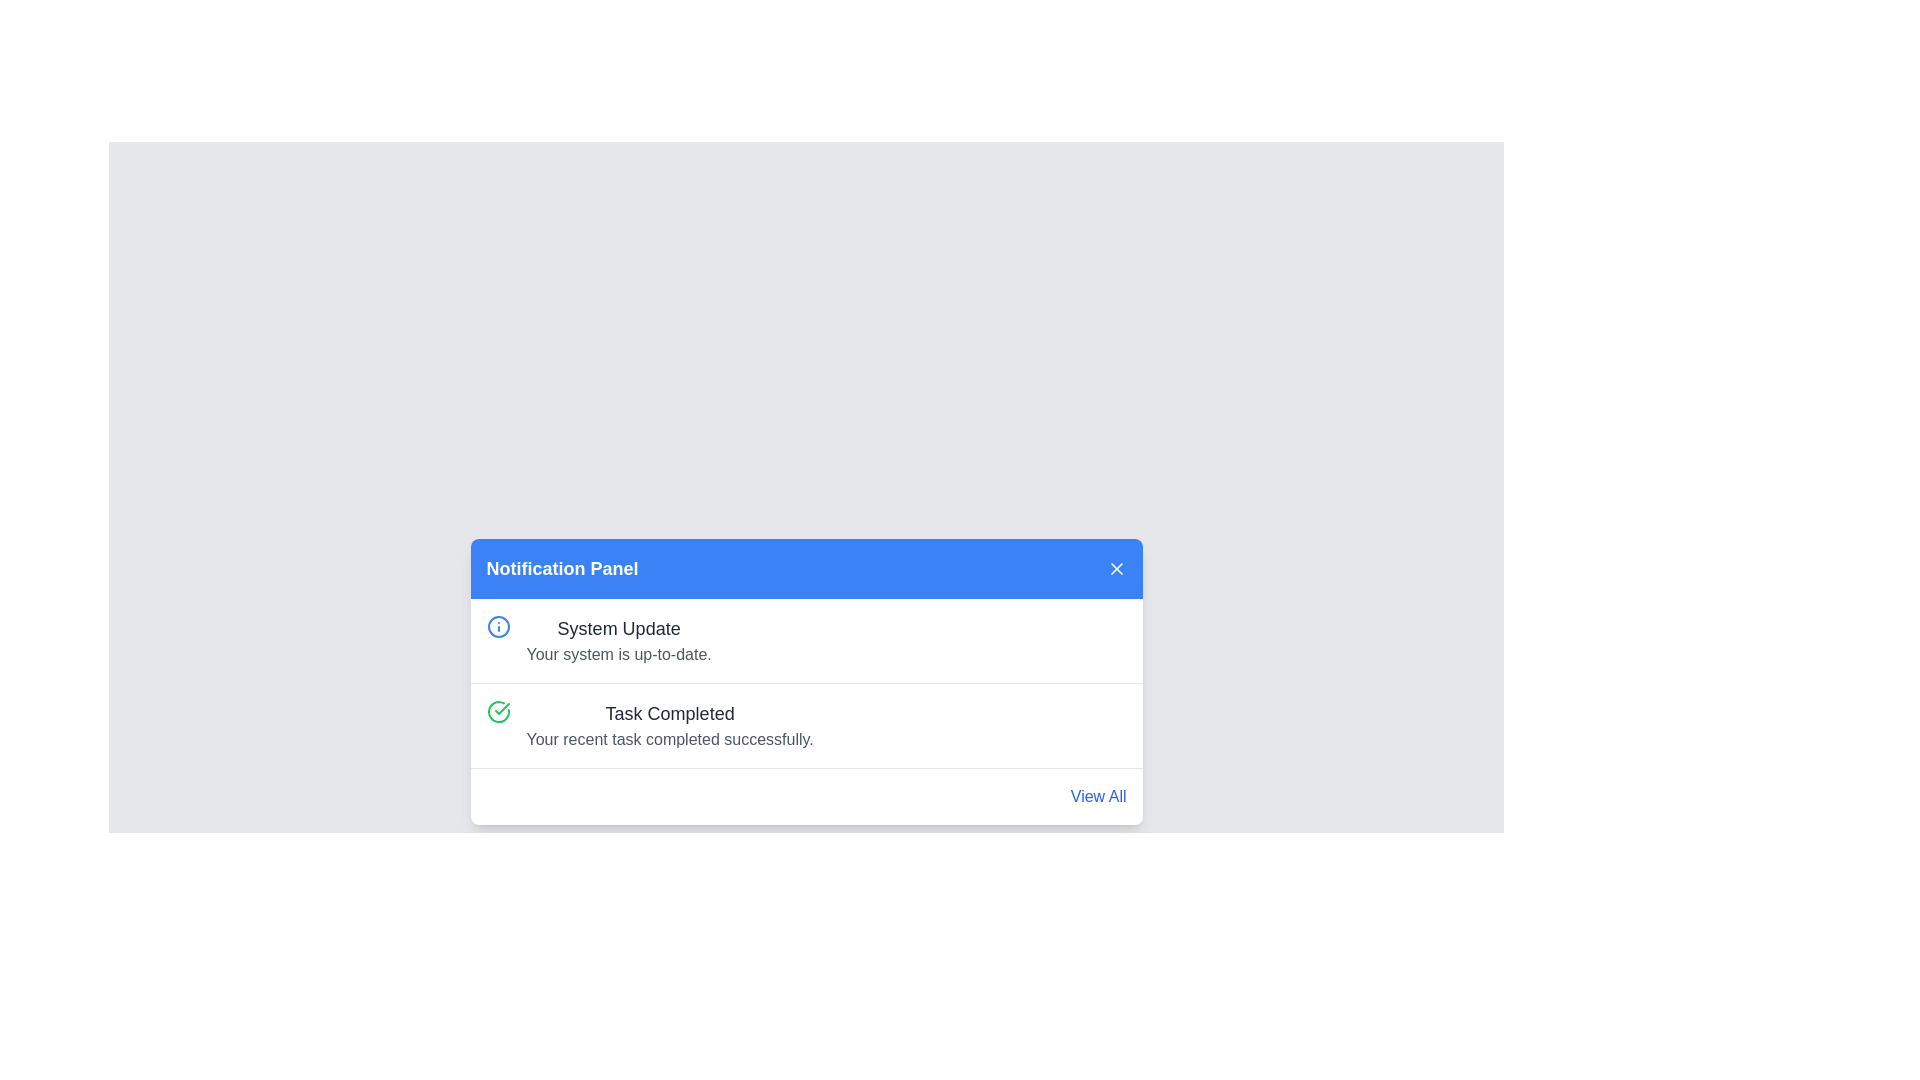 Image resolution: width=1920 pixels, height=1080 pixels. I want to click on the informational icon located in the blue-colored panel at the top-left of the notification card, so click(498, 626).